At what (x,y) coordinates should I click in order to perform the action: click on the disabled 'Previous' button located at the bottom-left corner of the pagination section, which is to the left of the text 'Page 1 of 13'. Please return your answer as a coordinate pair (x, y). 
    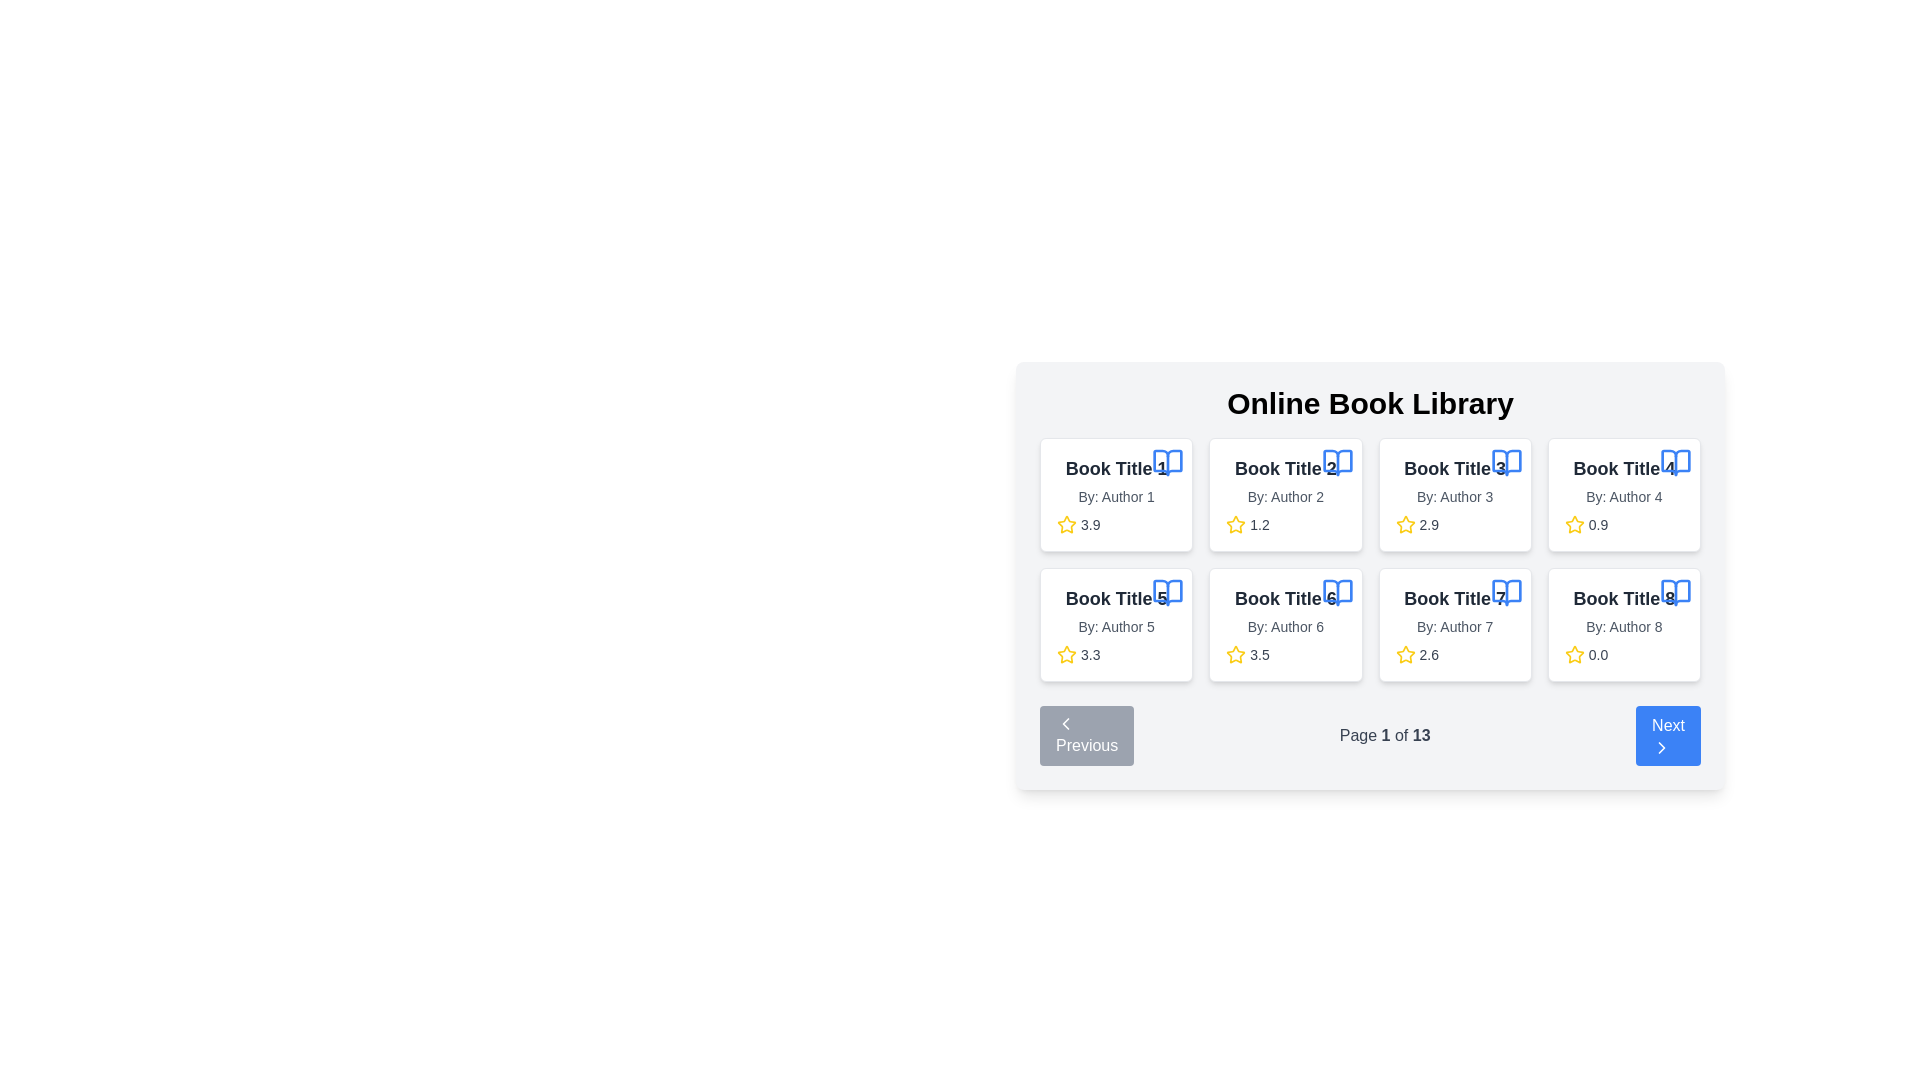
    Looking at the image, I should click on (1086, 736).